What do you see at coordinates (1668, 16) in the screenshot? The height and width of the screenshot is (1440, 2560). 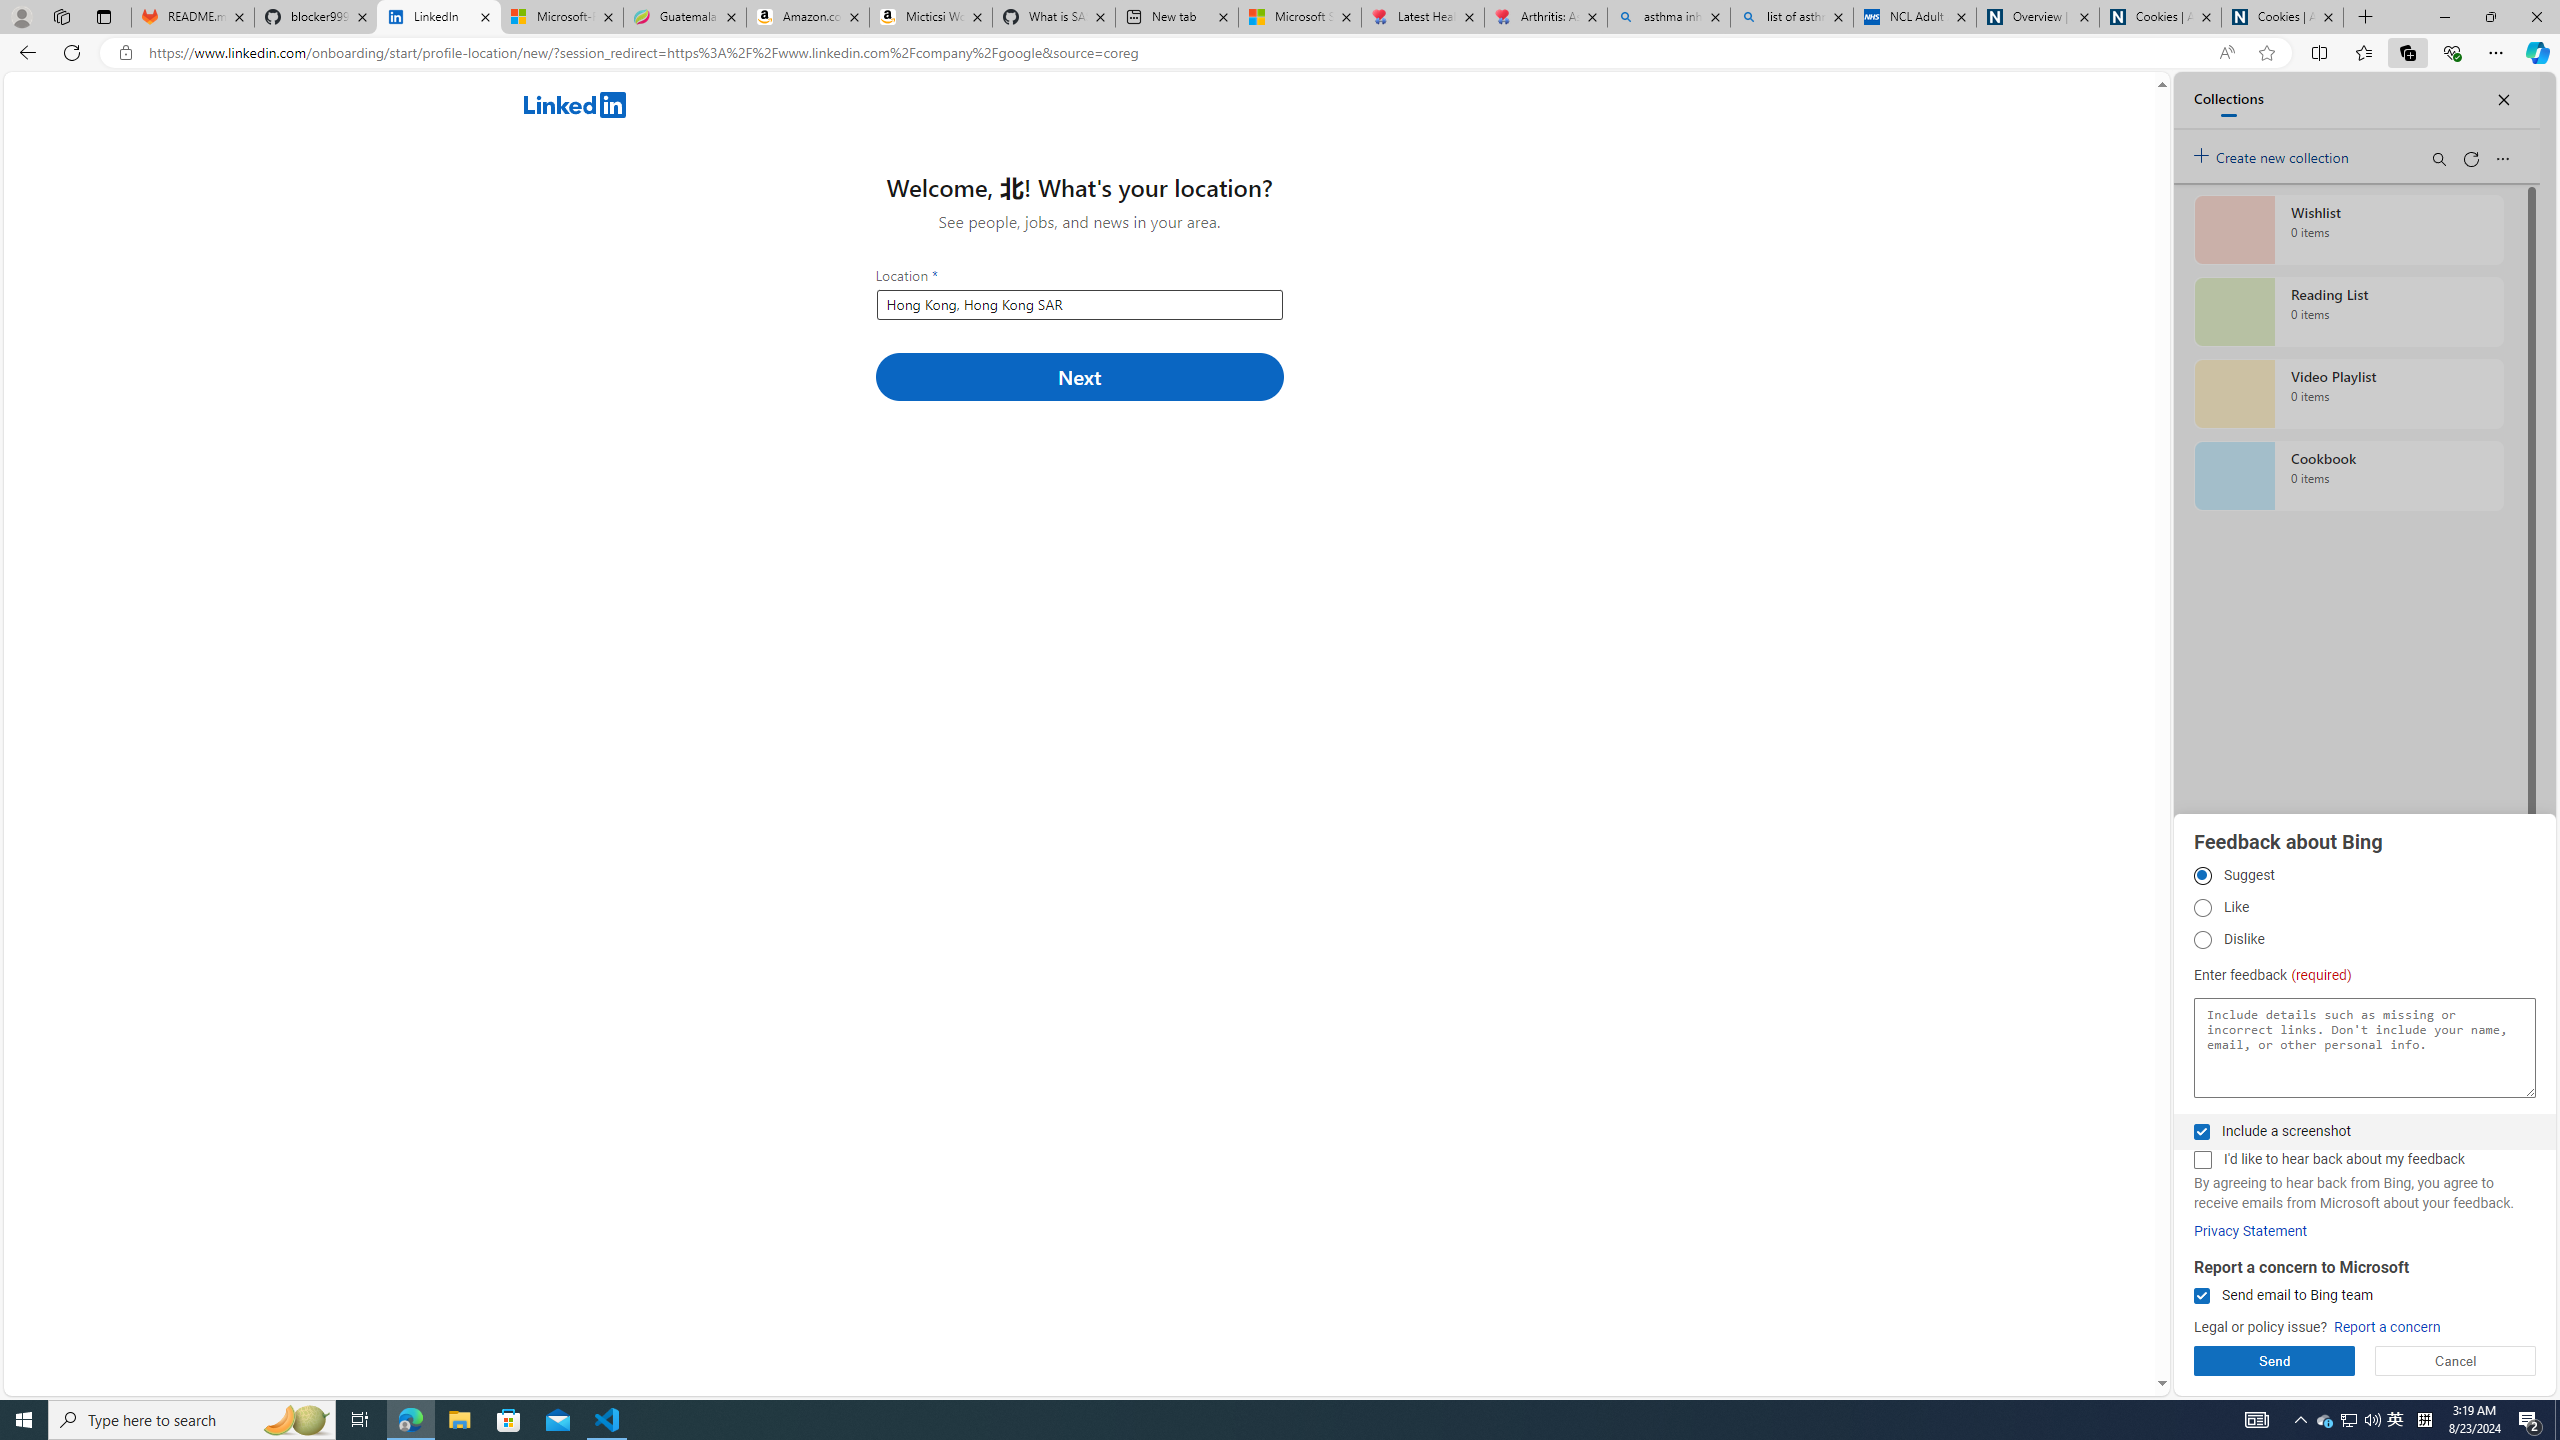 I see `'asthma inhaler - Search'` at bounding box center [1668, 16].